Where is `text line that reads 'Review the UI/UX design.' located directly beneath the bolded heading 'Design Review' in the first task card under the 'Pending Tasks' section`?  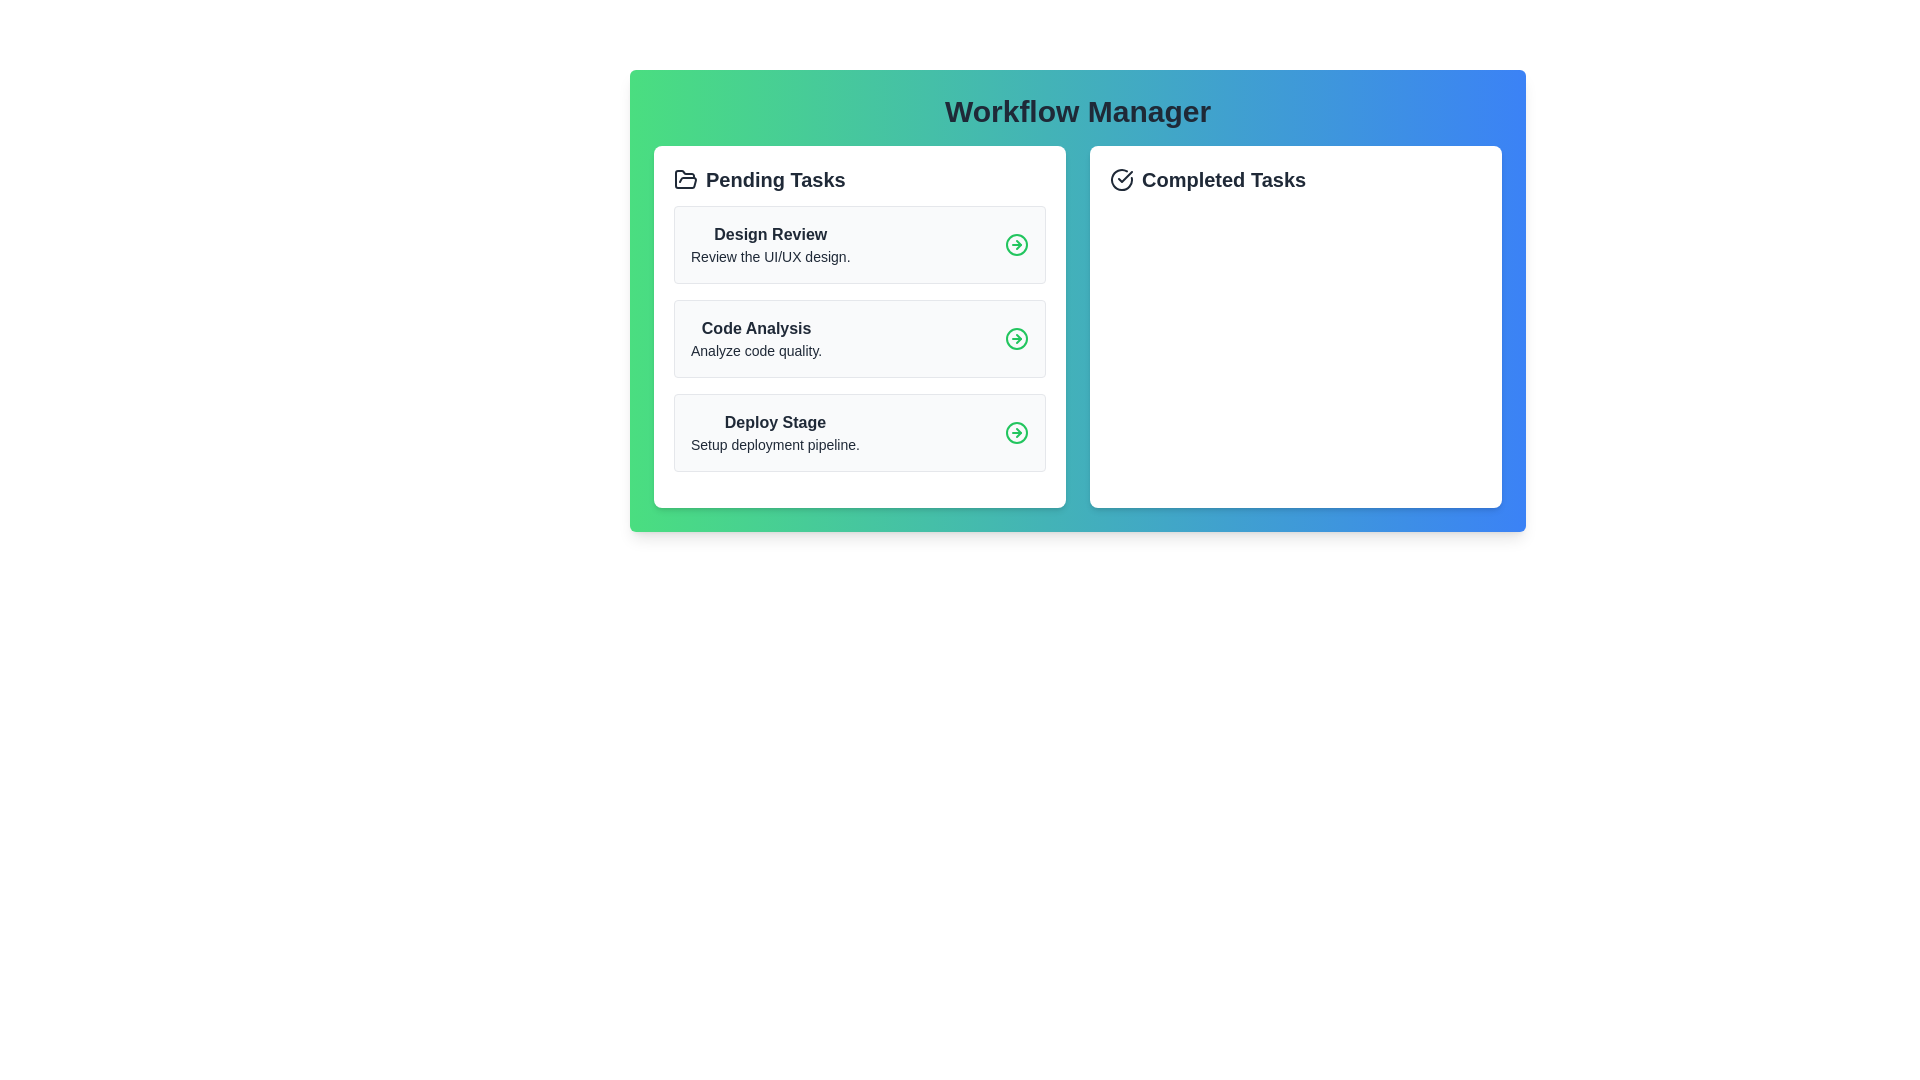 text line that reads 'Review the UI/UX design.' located directly beneath the bolded heading 'Design Review' in the first task card under the 'Pending Tasks' section is located at coordinates (769, 256).